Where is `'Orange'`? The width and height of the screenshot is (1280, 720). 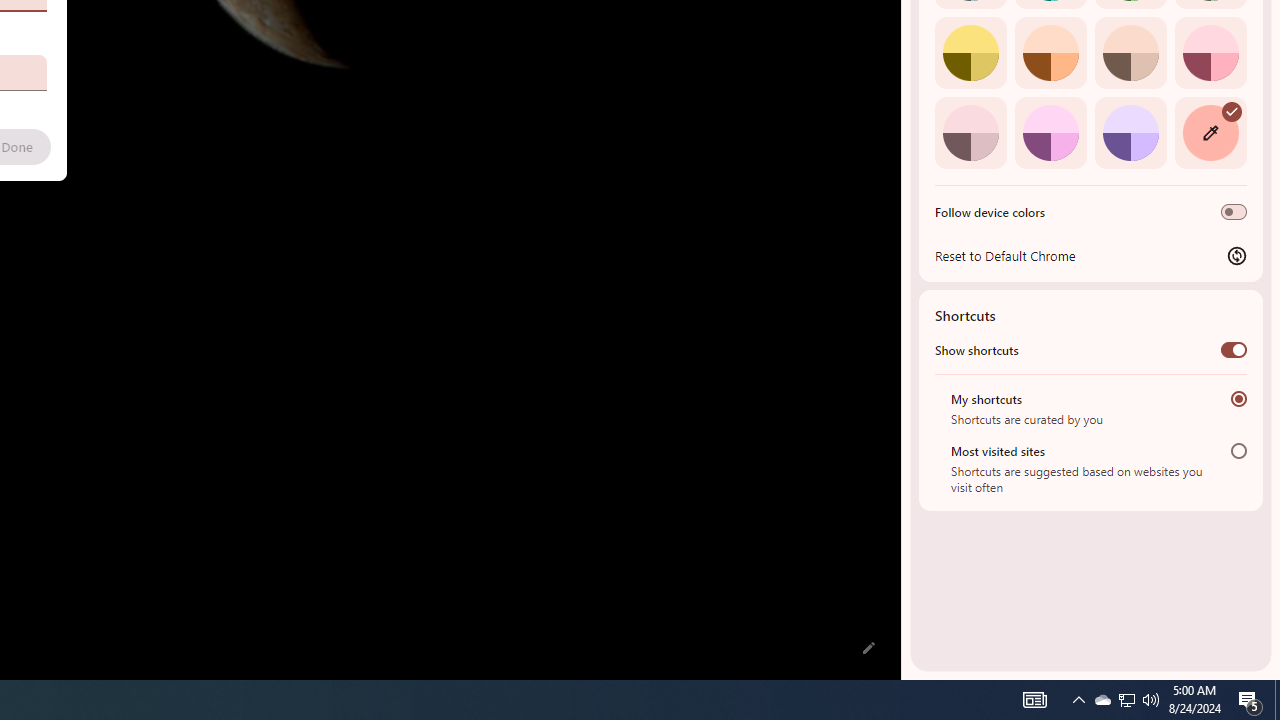
'Orange' is located at coordinates (1049, 51).